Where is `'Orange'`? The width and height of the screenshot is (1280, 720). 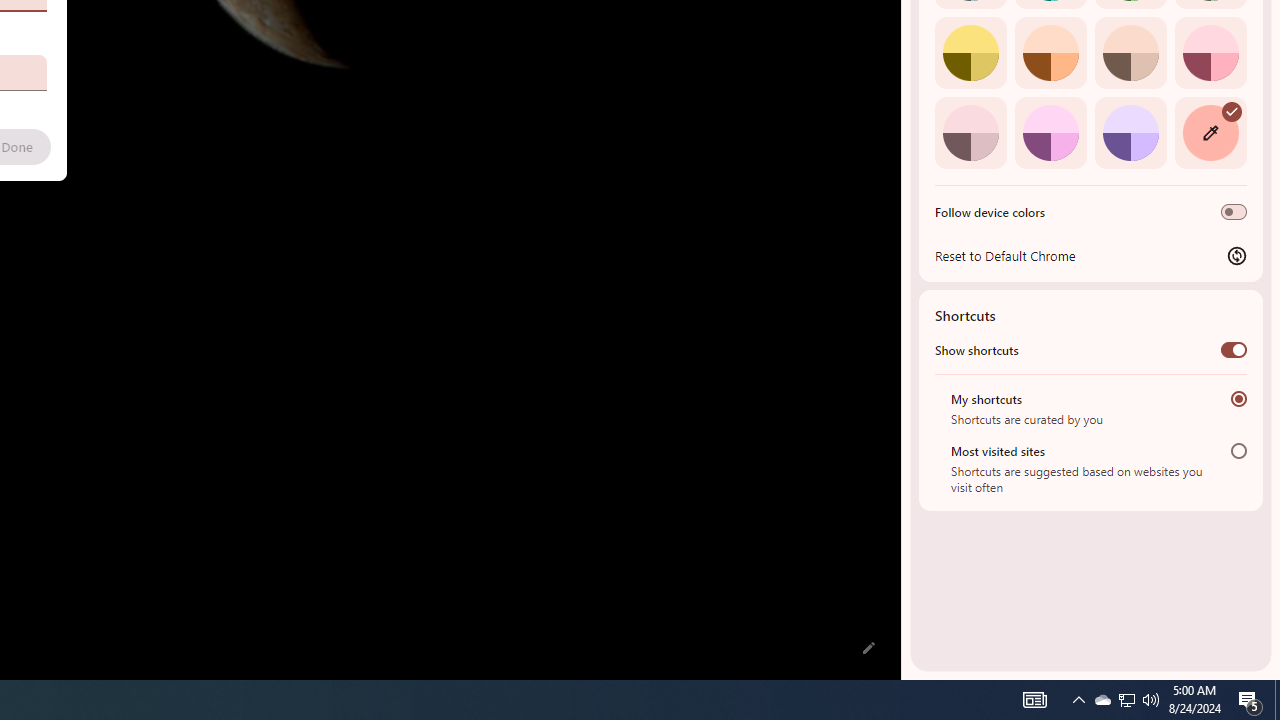
'Orange' is located at coordinates (1049, 51).